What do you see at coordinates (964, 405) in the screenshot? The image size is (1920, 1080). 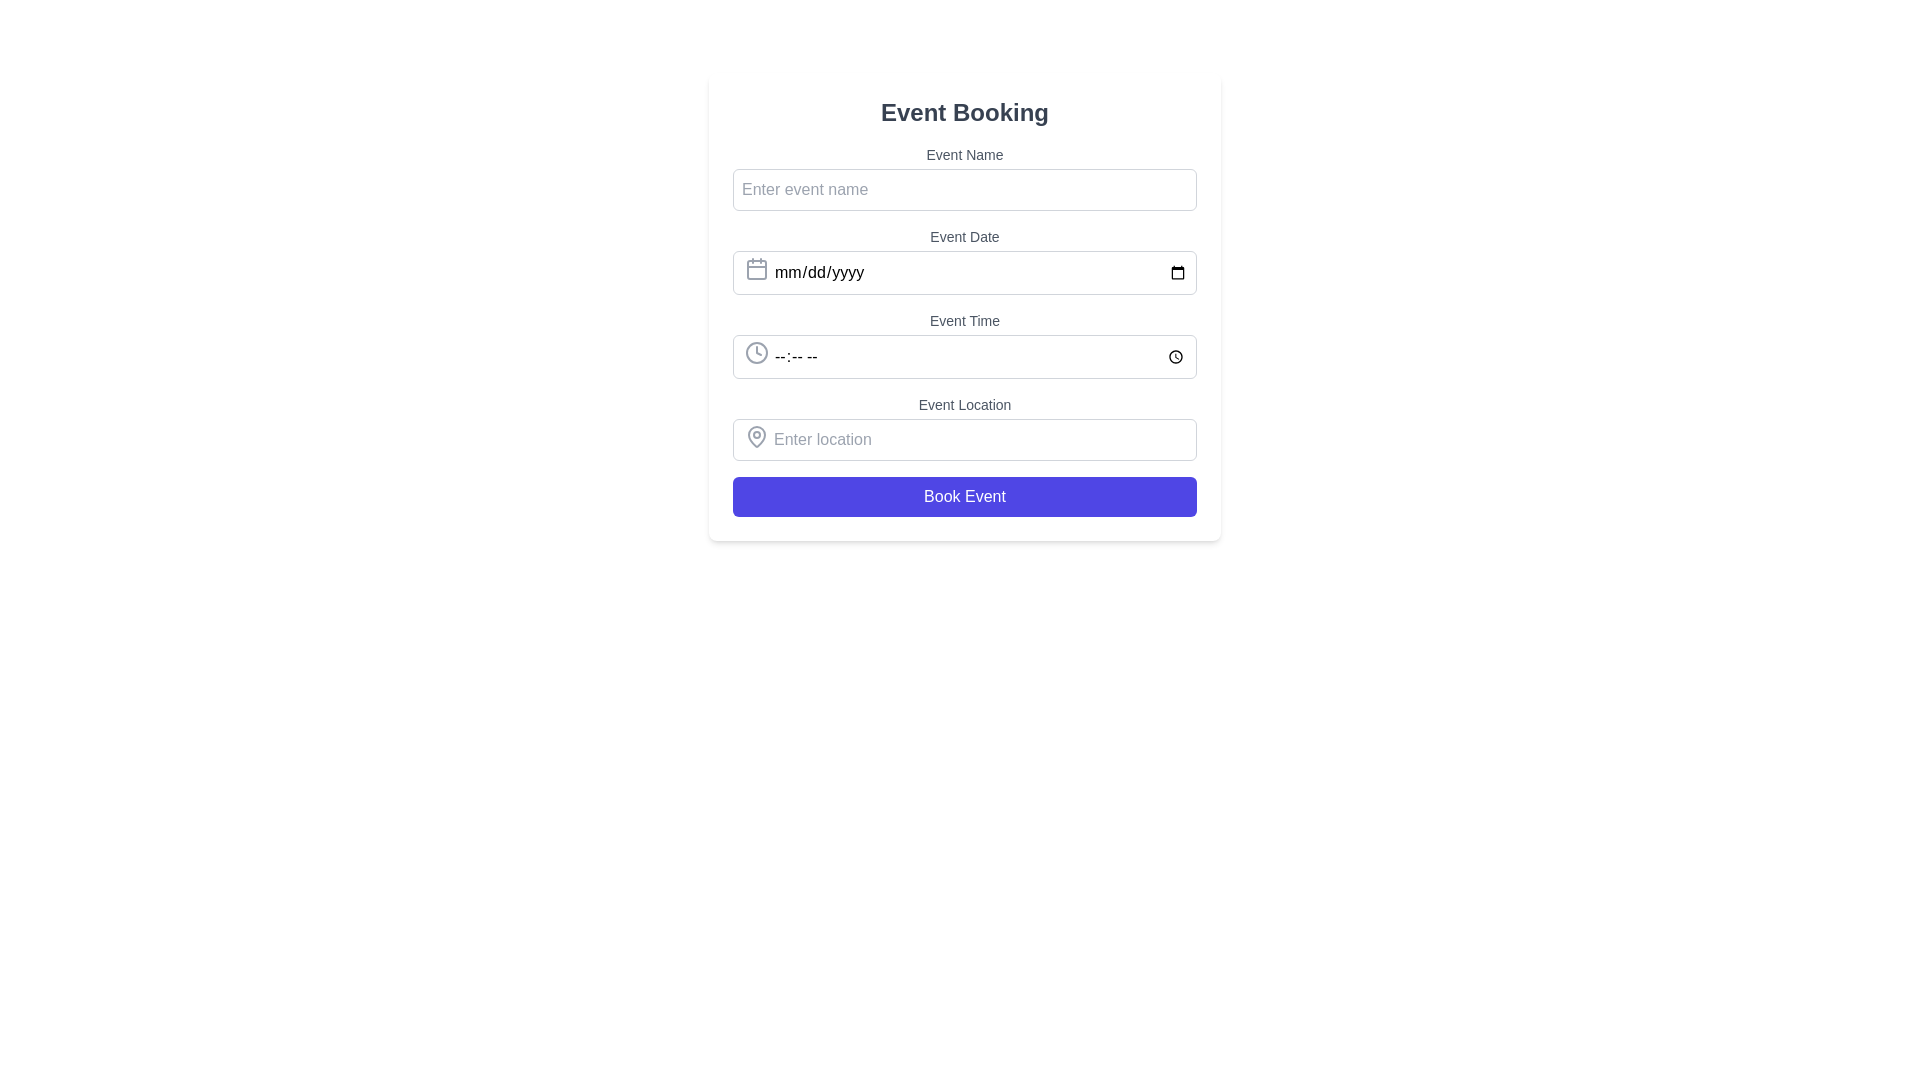 I see `the text label displaying 'Event Location', which is styled with a small gray font and positioned above the input field 'Enter location'` at bounding box center [964, 405].